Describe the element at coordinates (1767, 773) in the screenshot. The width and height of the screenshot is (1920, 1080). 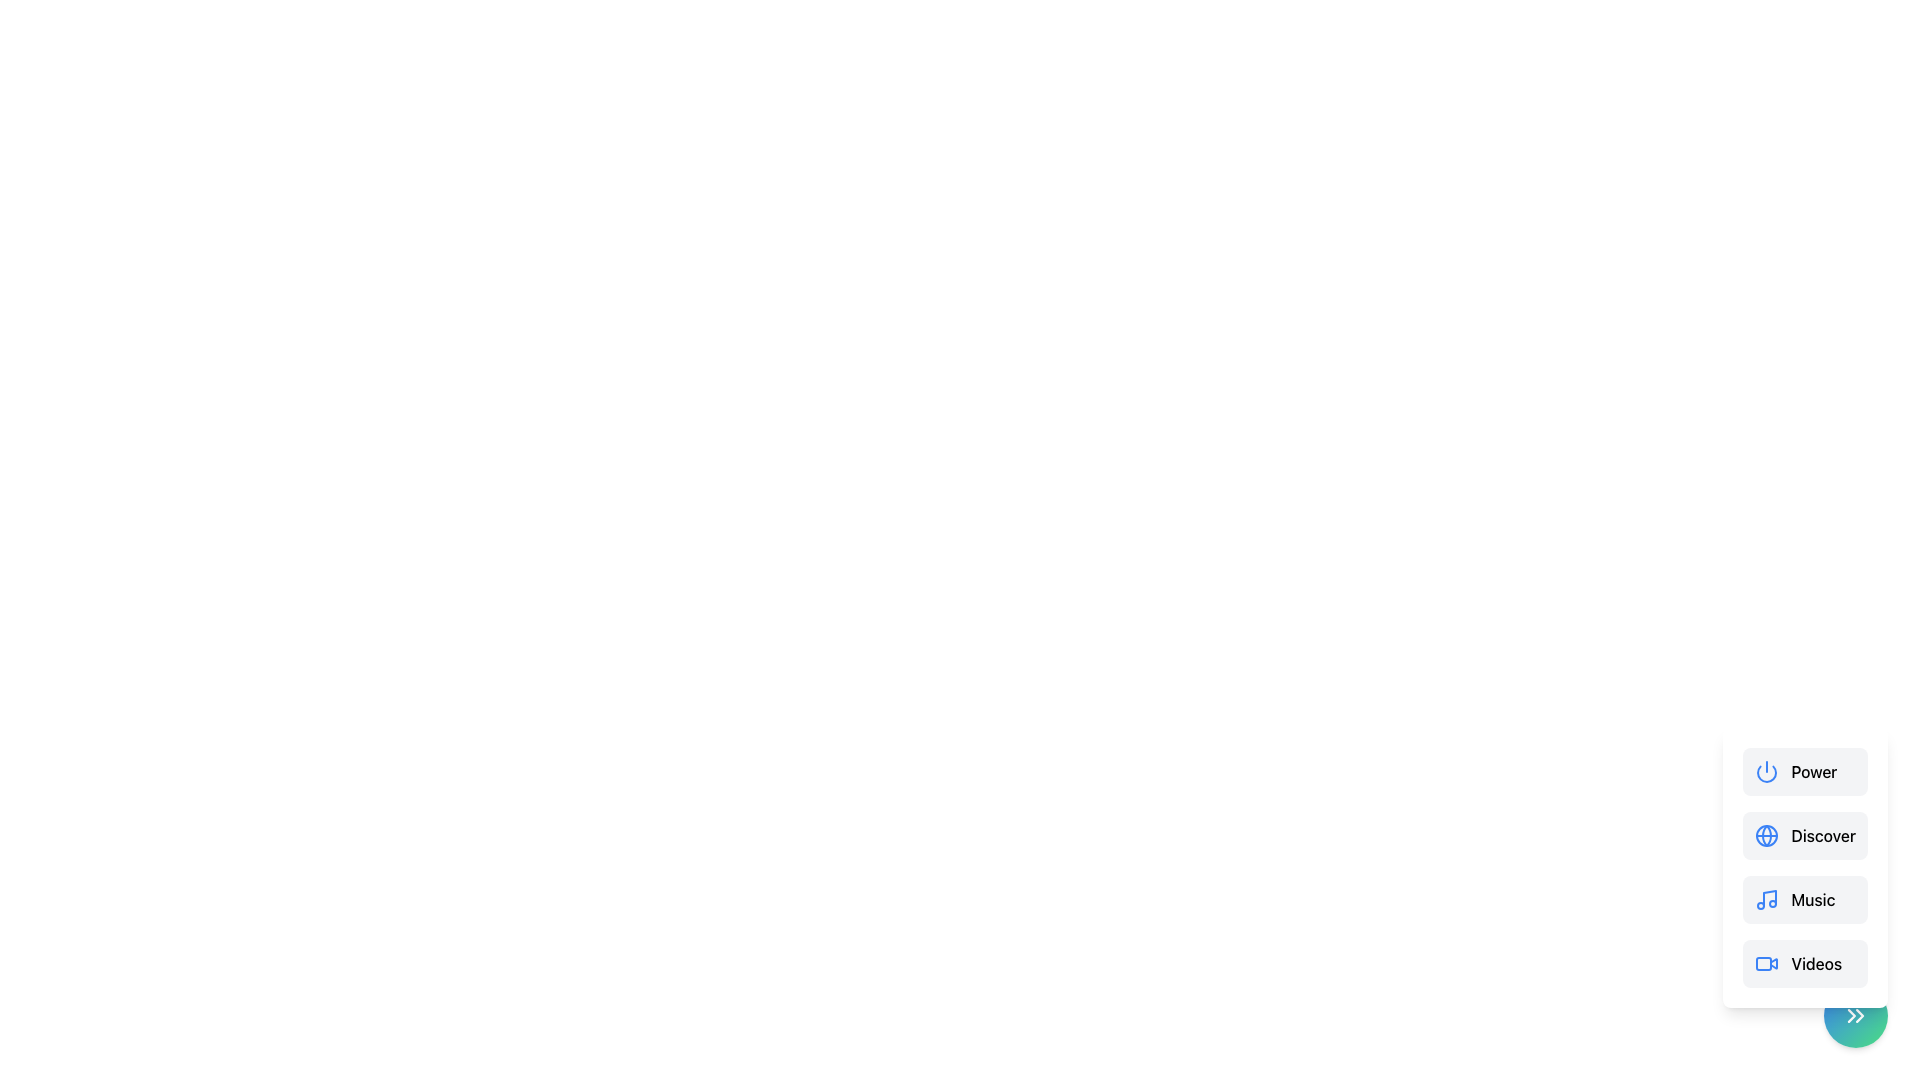
I see `the upper semi-circle arc of the power icon located in the bottom-right corner of the interface` at that location.